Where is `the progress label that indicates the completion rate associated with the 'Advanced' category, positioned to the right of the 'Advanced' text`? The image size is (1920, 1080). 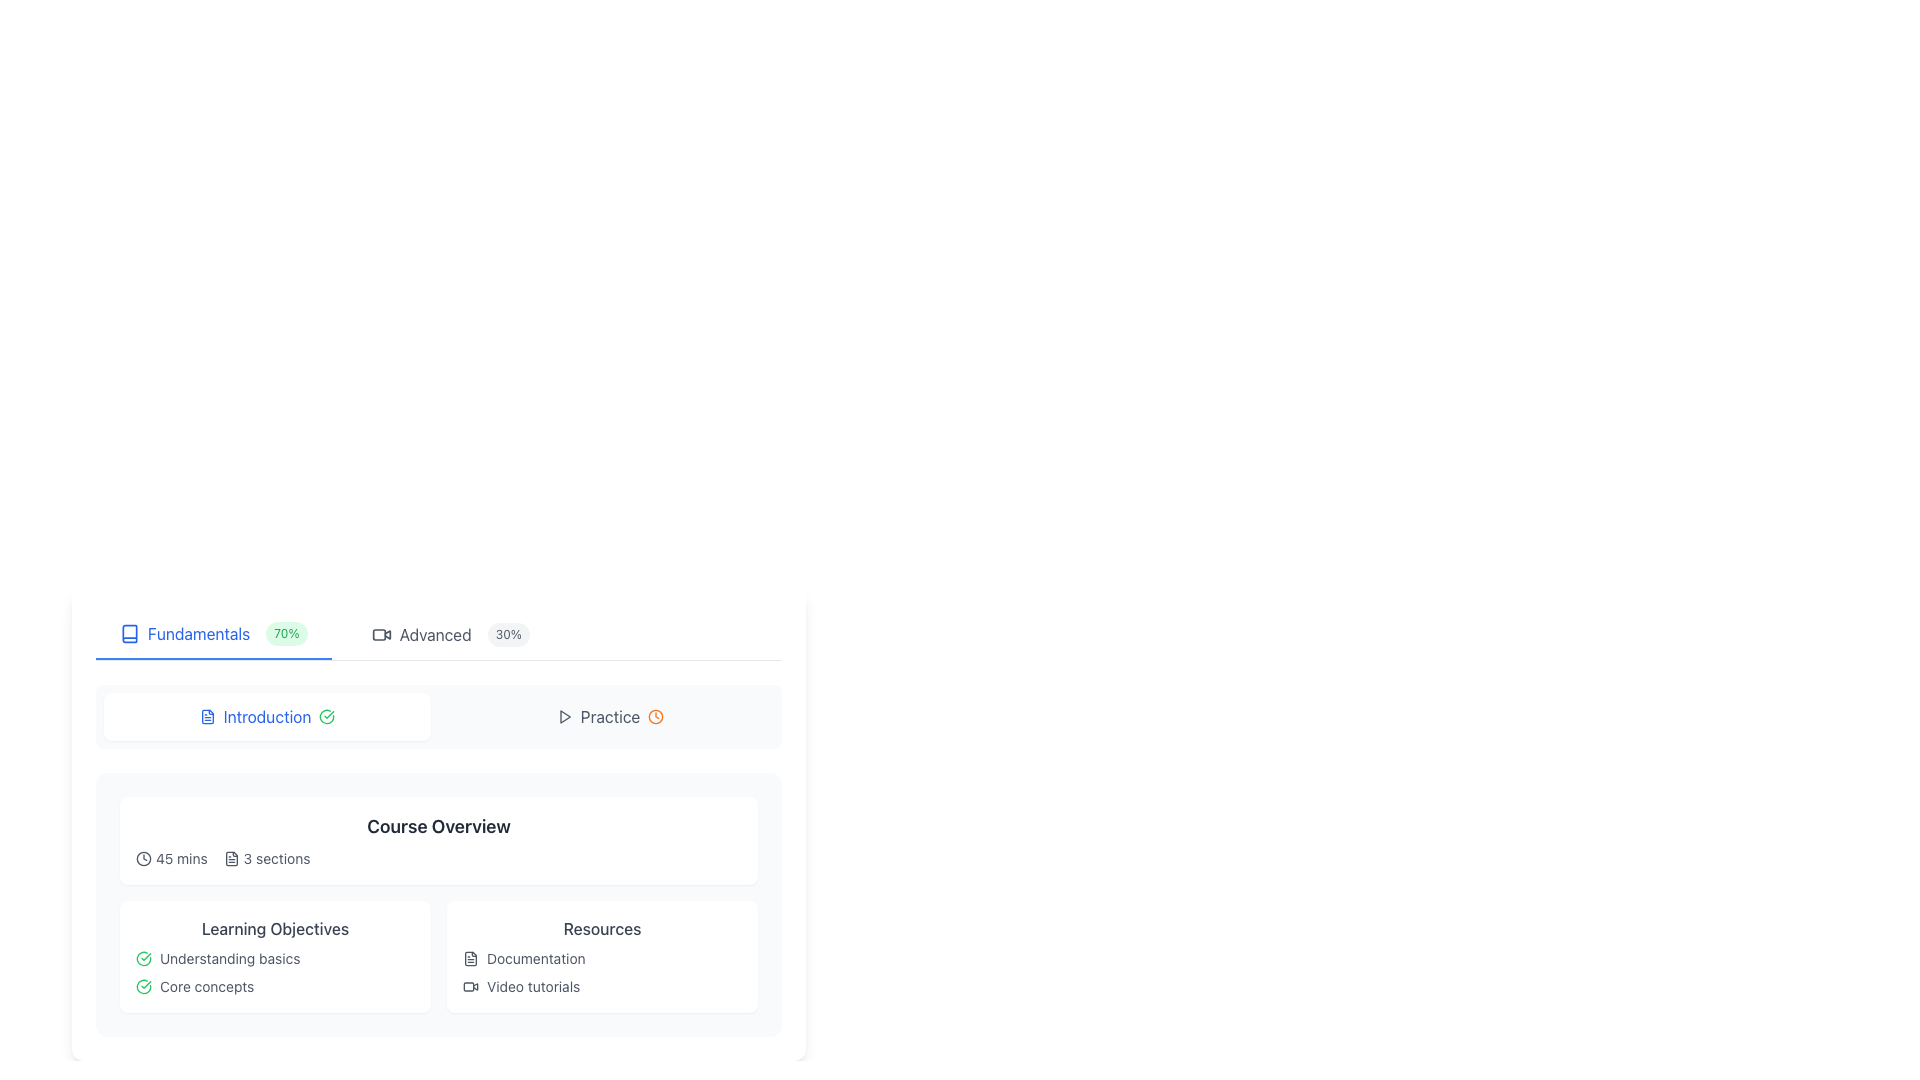
the progress label that indicates the completion rate associated with the 'Advanced' category, positioned to the right of the 'Advanced' text is located at coordinates (508, 635).